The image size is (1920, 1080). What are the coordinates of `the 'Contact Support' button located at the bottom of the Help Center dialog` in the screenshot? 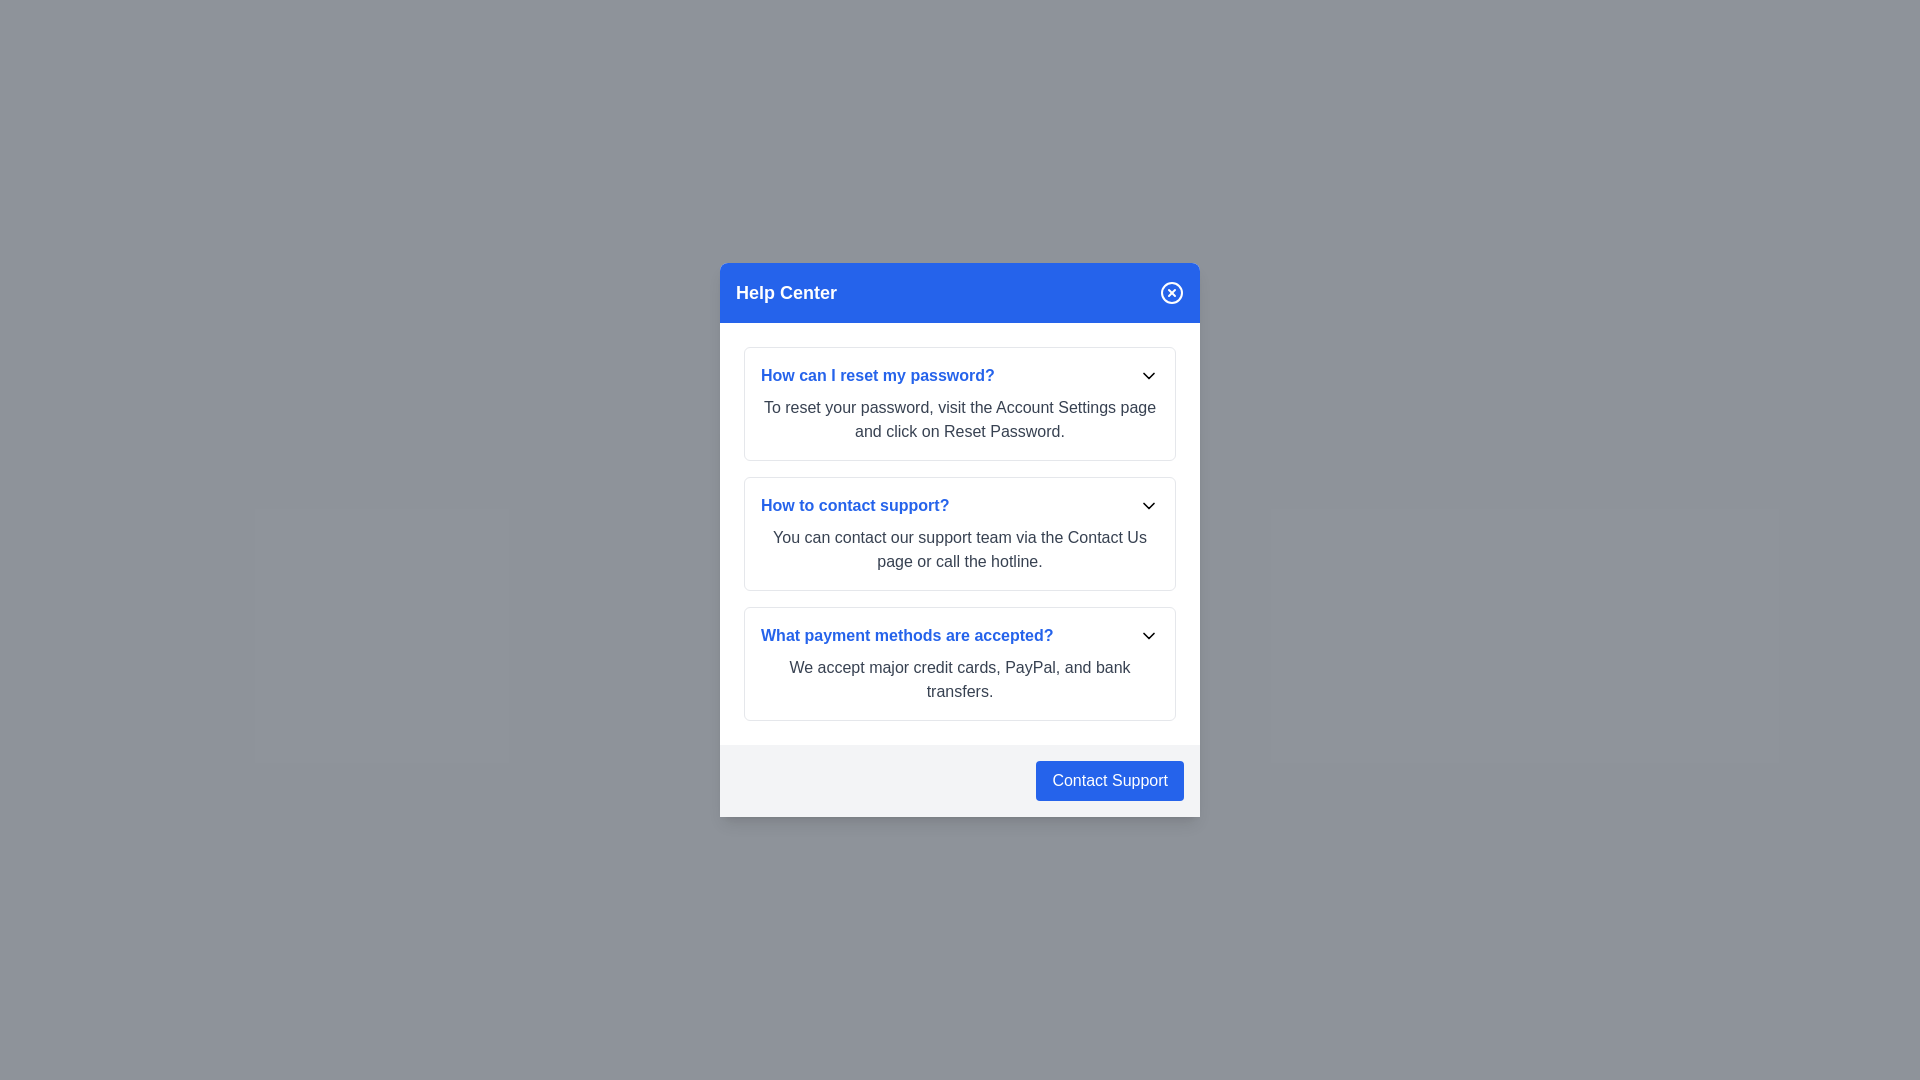 It's located at (1108, 779).